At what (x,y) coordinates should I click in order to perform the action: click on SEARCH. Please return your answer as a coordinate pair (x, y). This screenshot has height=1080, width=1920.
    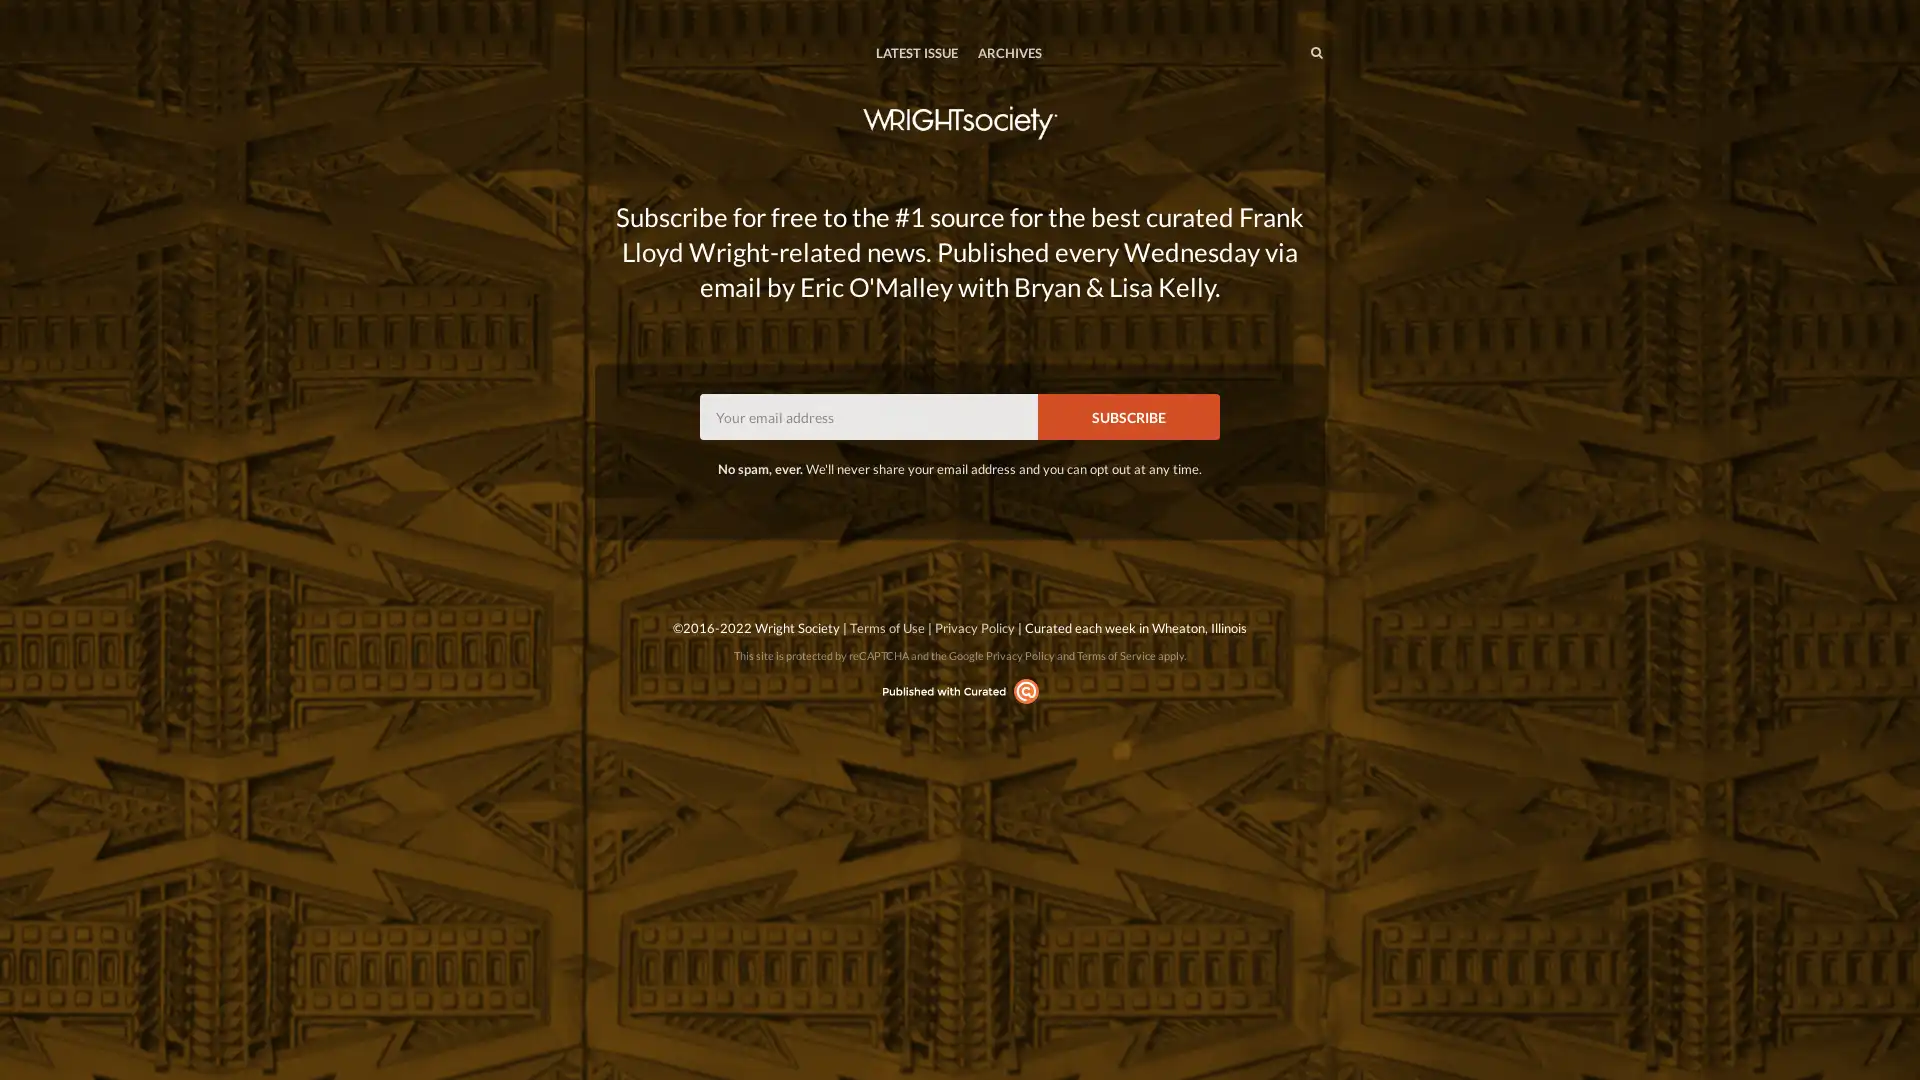
    Looking at the image, I should click on (1274, 51).